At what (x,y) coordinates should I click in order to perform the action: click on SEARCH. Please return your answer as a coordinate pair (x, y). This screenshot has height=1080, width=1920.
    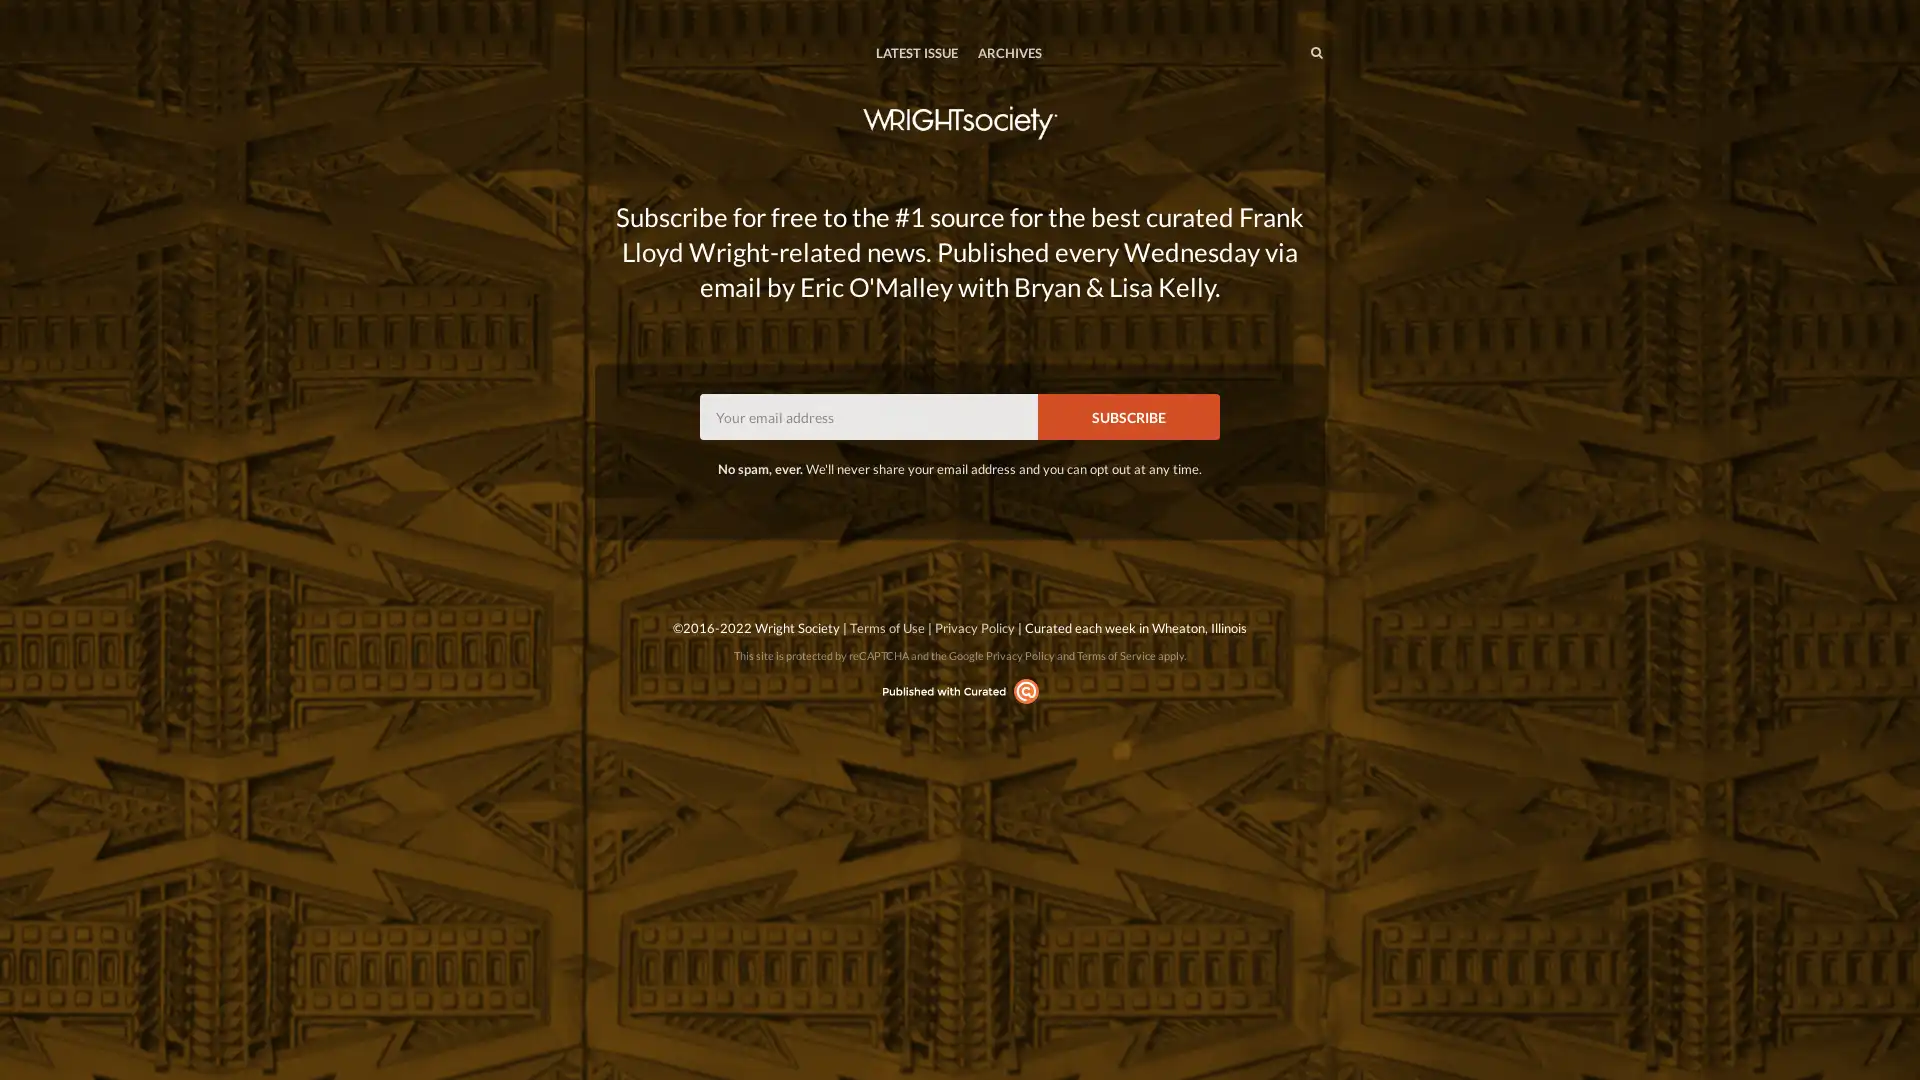
    Looking at the image, I should click on (1274, 51).